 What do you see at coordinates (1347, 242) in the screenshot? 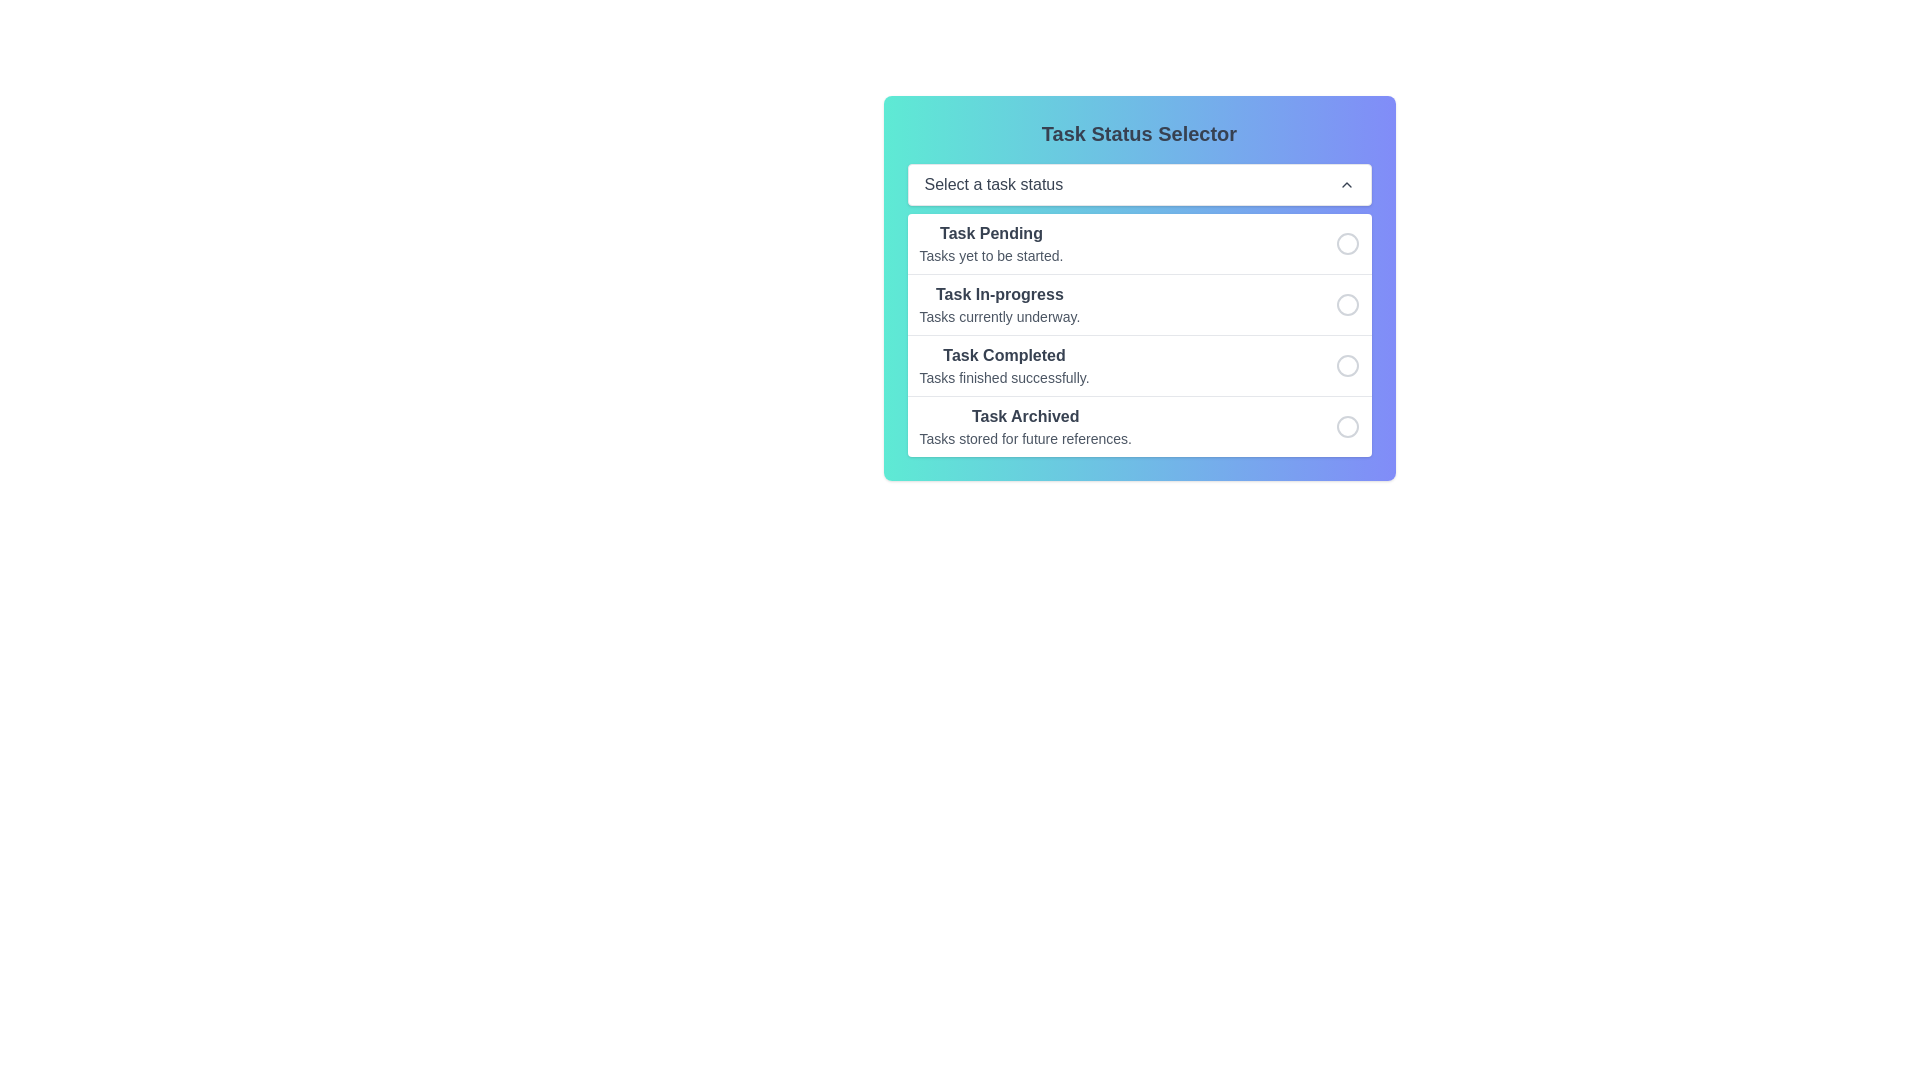
I see `the radio button associated with the 'Task Pending' option in the 'Task Status Selector' modal` at bounding box center [1347, 242].